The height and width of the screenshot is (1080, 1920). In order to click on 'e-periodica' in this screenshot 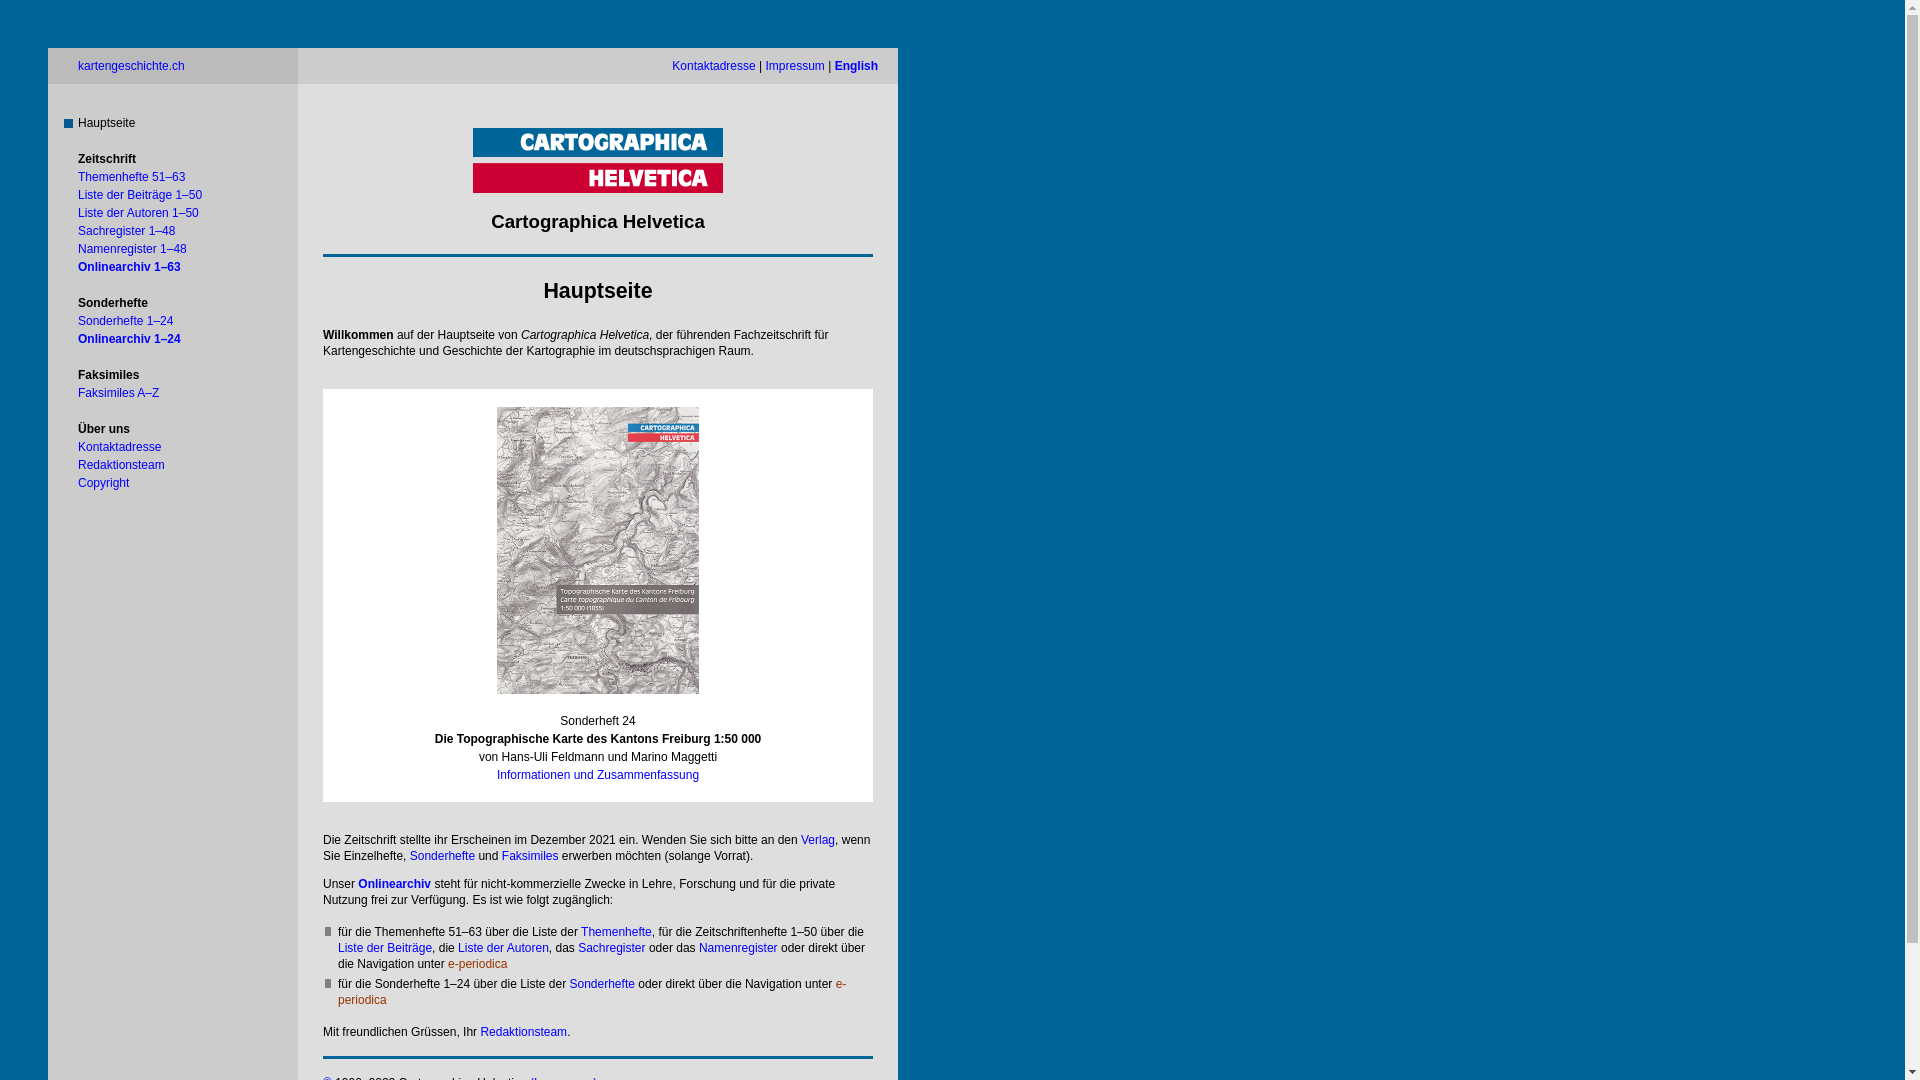, I will do `click(476, 963)`.